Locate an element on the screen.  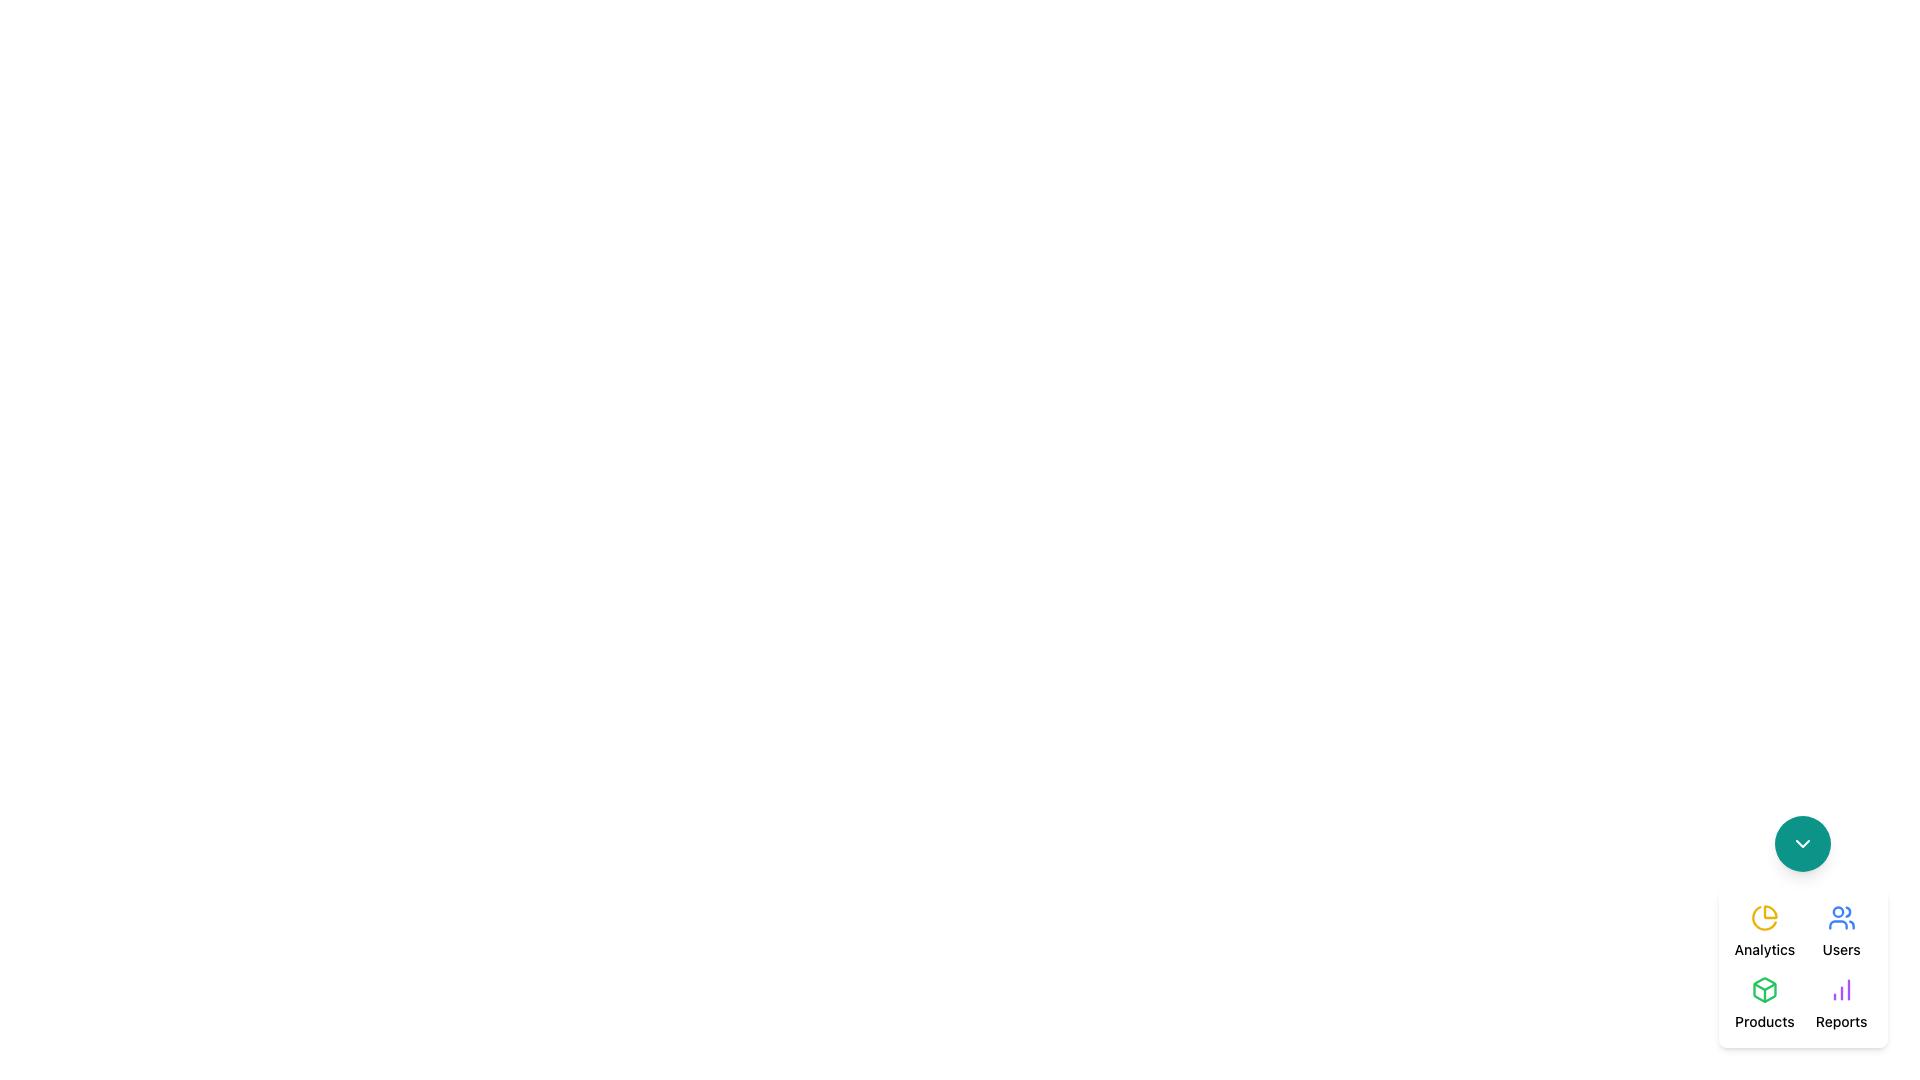
the 'Analytics' button, which is represented by a yellow pie-chart icon and the text 'Analytics' arranged vertically is located at coordinates (1765, 932).